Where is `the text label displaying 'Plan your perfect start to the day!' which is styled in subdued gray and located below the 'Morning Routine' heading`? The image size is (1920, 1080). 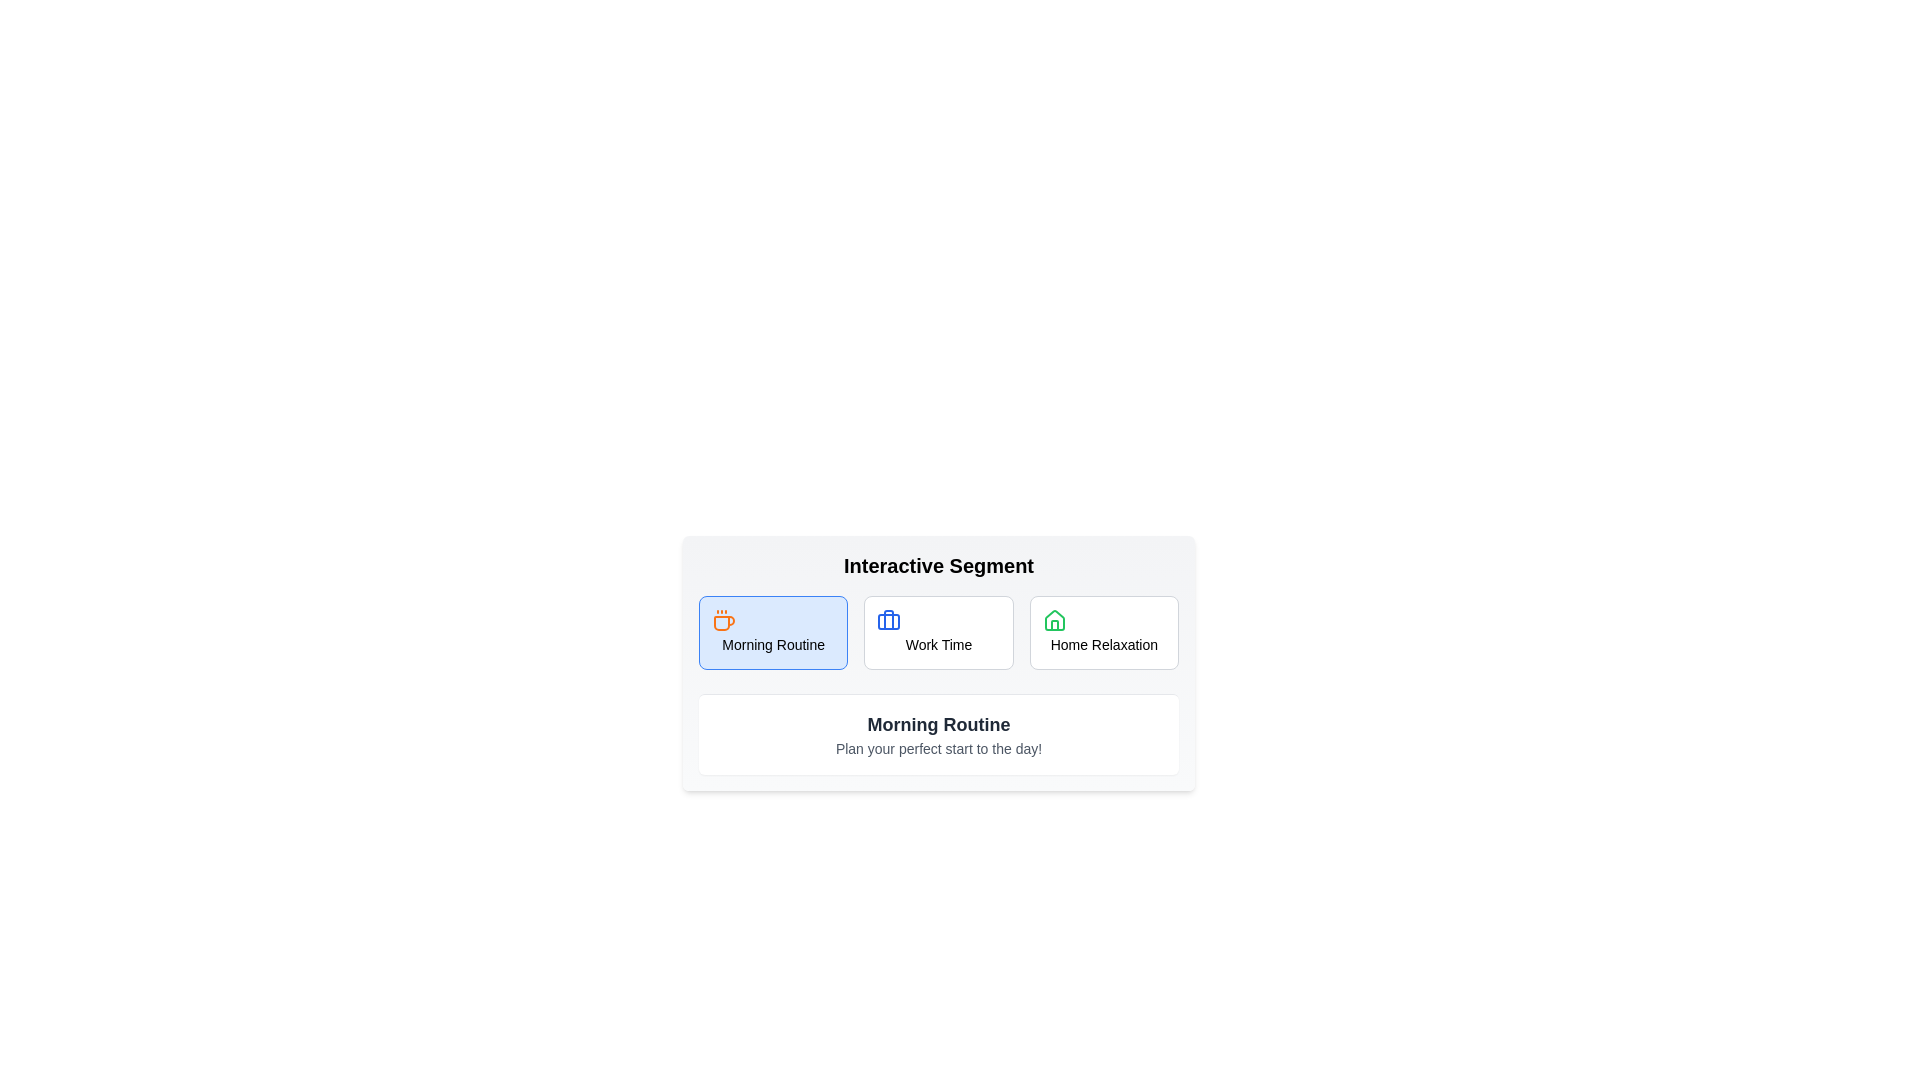 the text label displaying 'Plan your perfect start to the day!' which is styled in subdued gray and located below the 'Morning Routine' heading is located at coordinates (938, 748).